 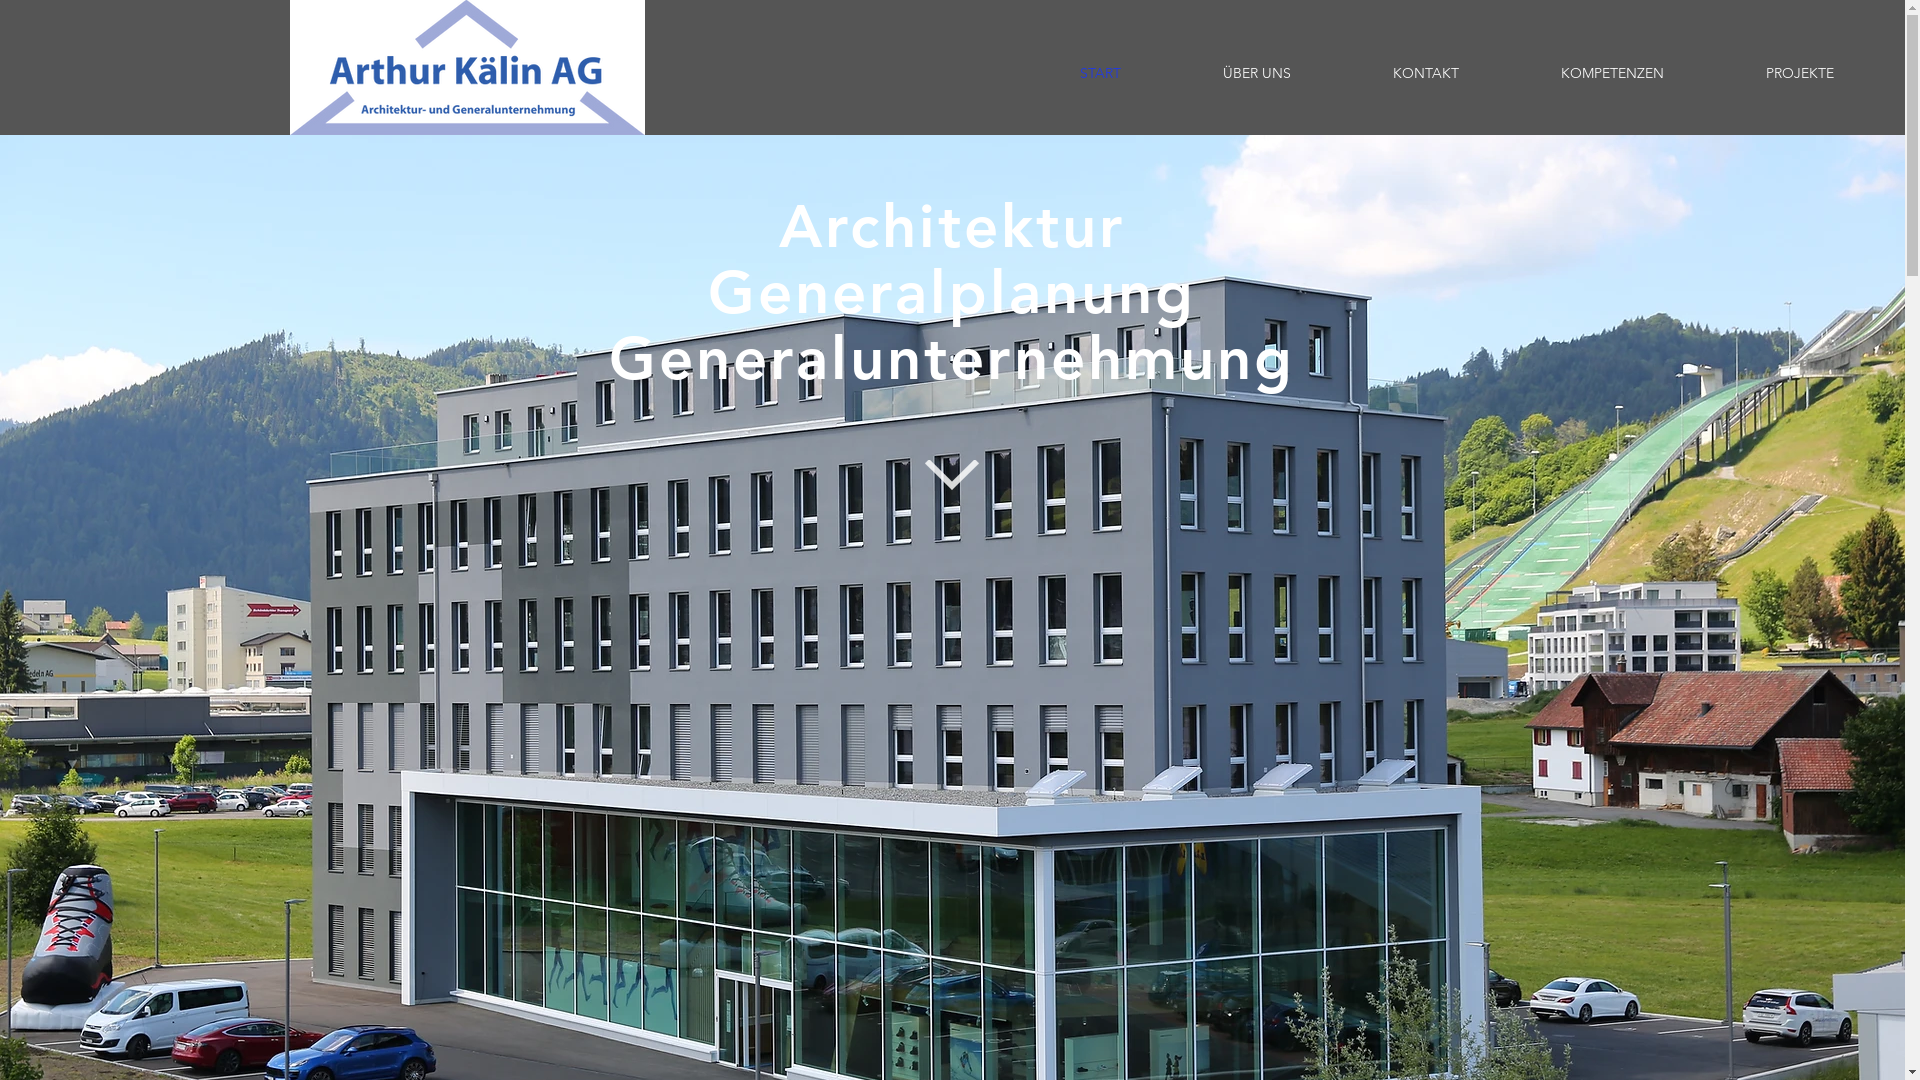 What do you see at coordinates (1424, 72) in the screenshot?
I see `'KONTAKT'` at bounding box center [1424, 72].